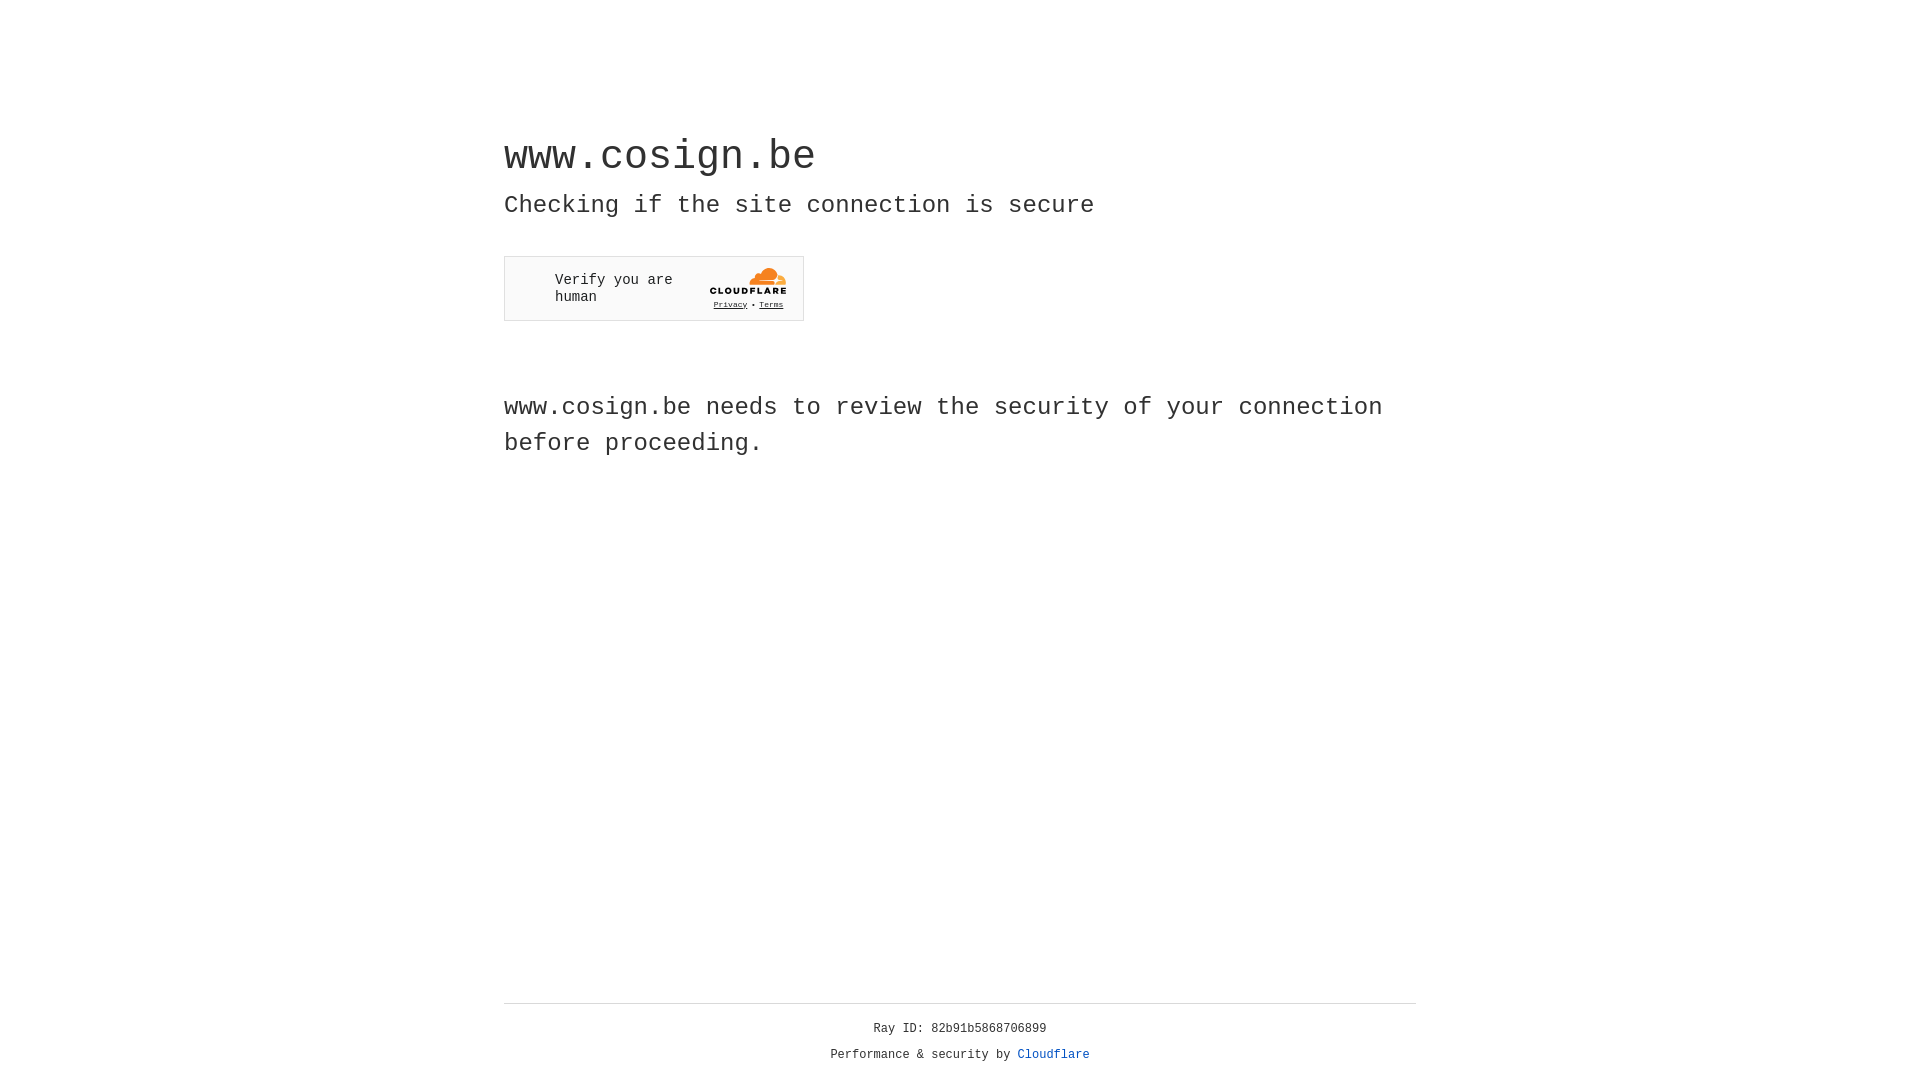 This screenshot has height=1080, width=1920. I want to click on 'Widget containing a Cloudflare security challenge', so click(653, 288).